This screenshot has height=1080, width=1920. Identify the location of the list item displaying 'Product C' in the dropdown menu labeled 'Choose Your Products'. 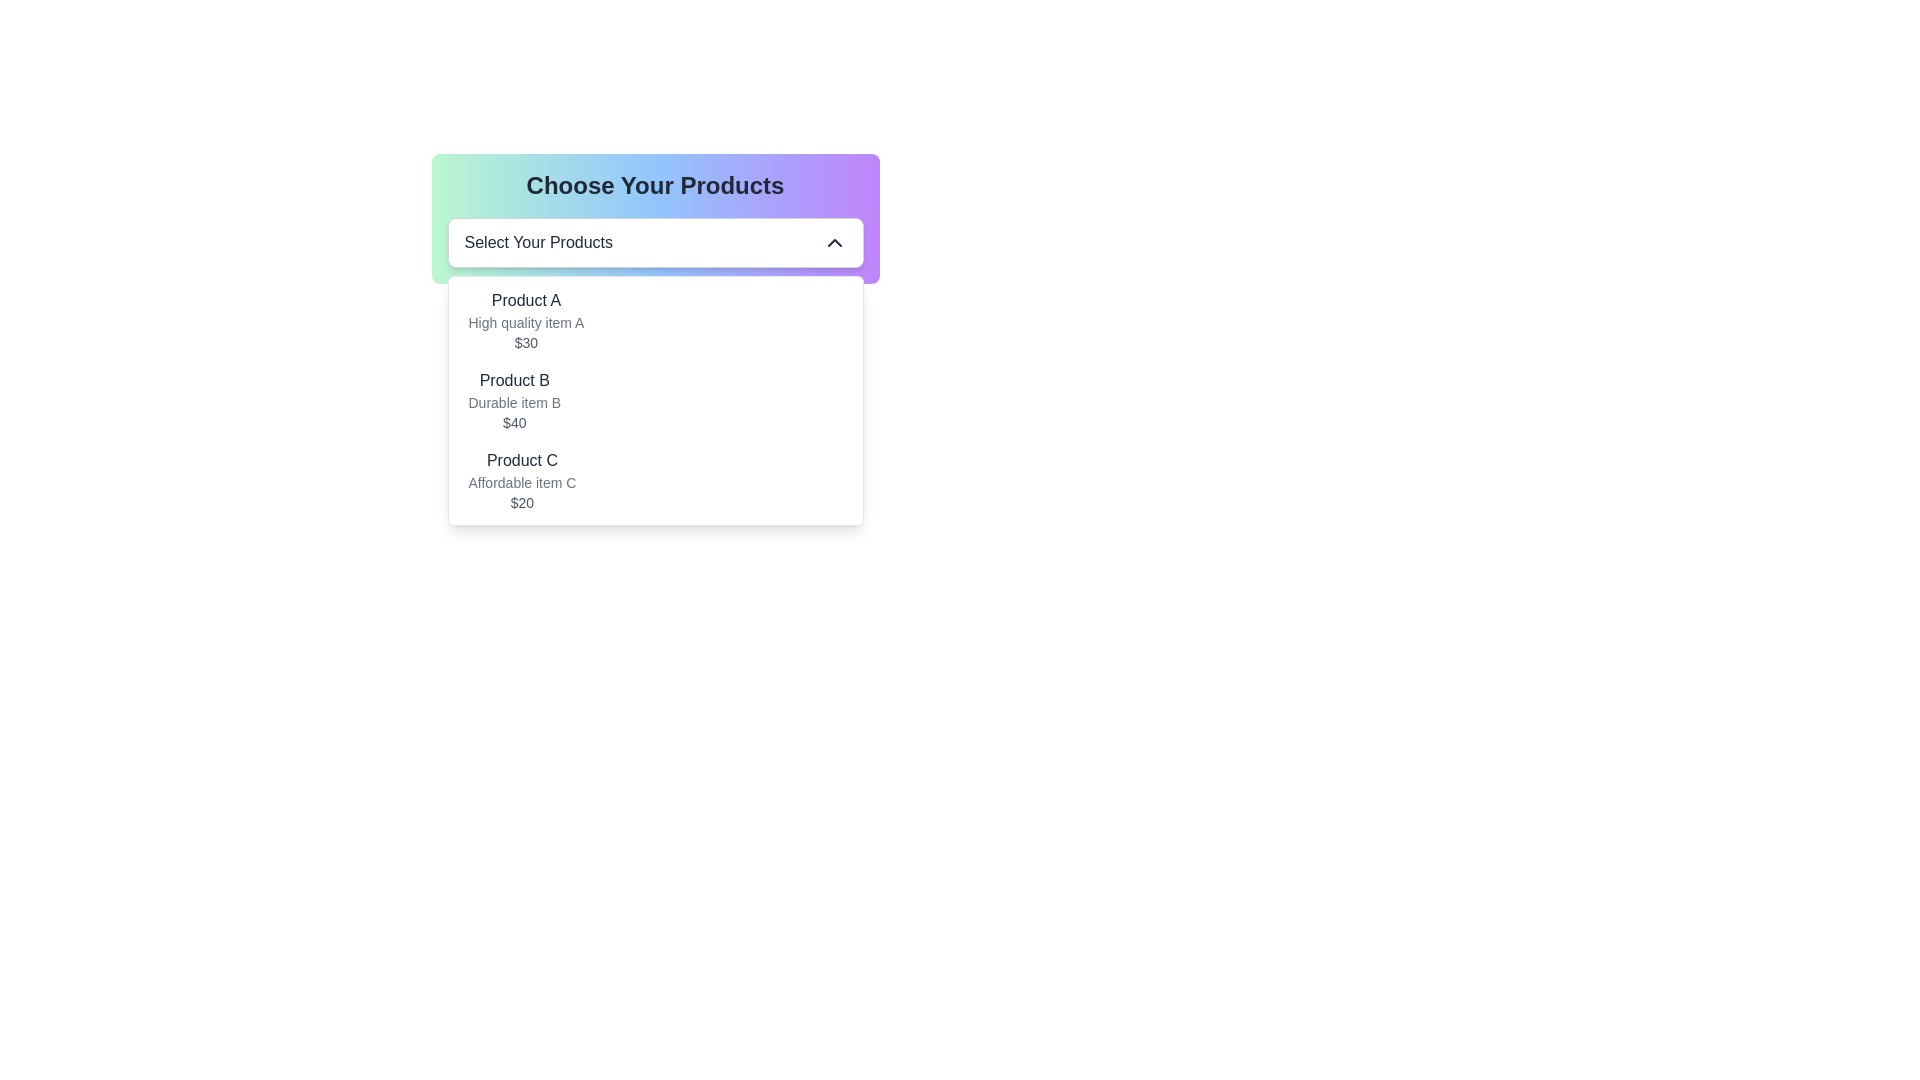
(522, 481).